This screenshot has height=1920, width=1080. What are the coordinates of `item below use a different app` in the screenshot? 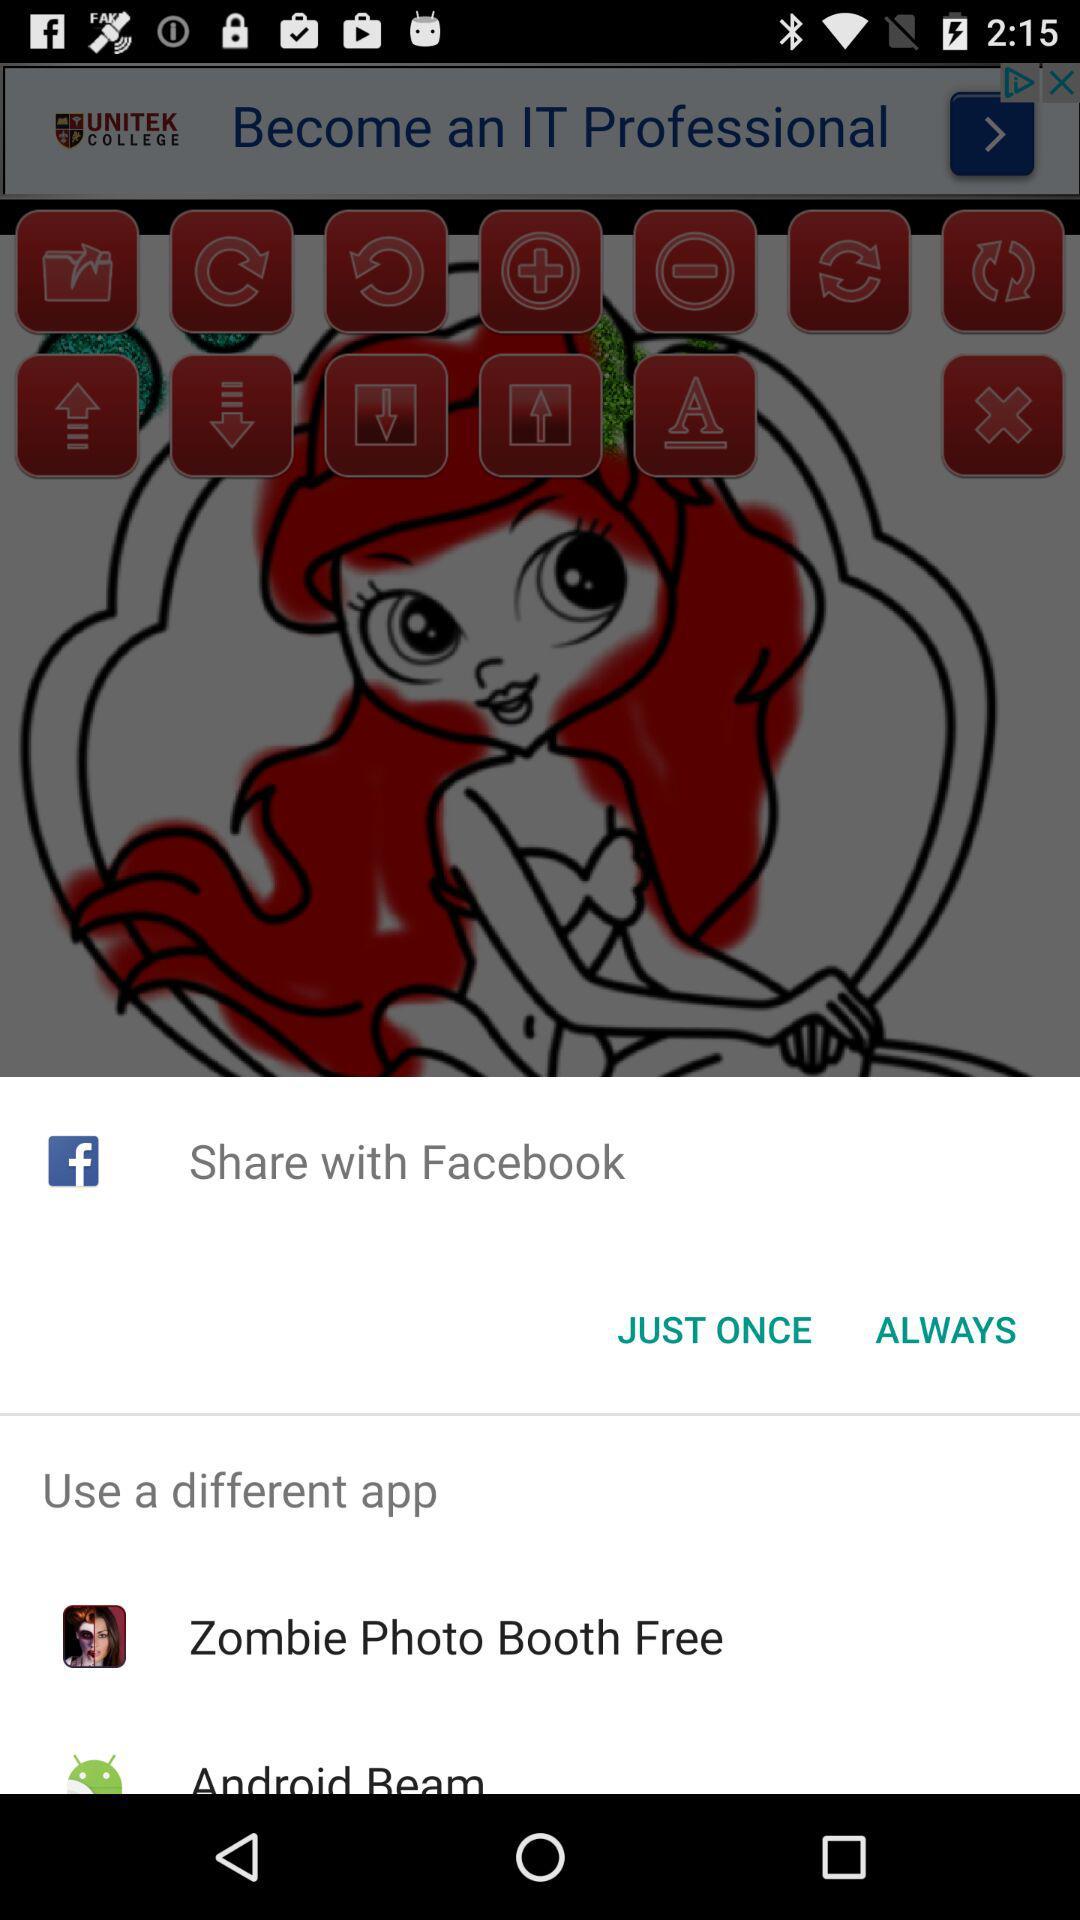 It's located at (456, 1636).